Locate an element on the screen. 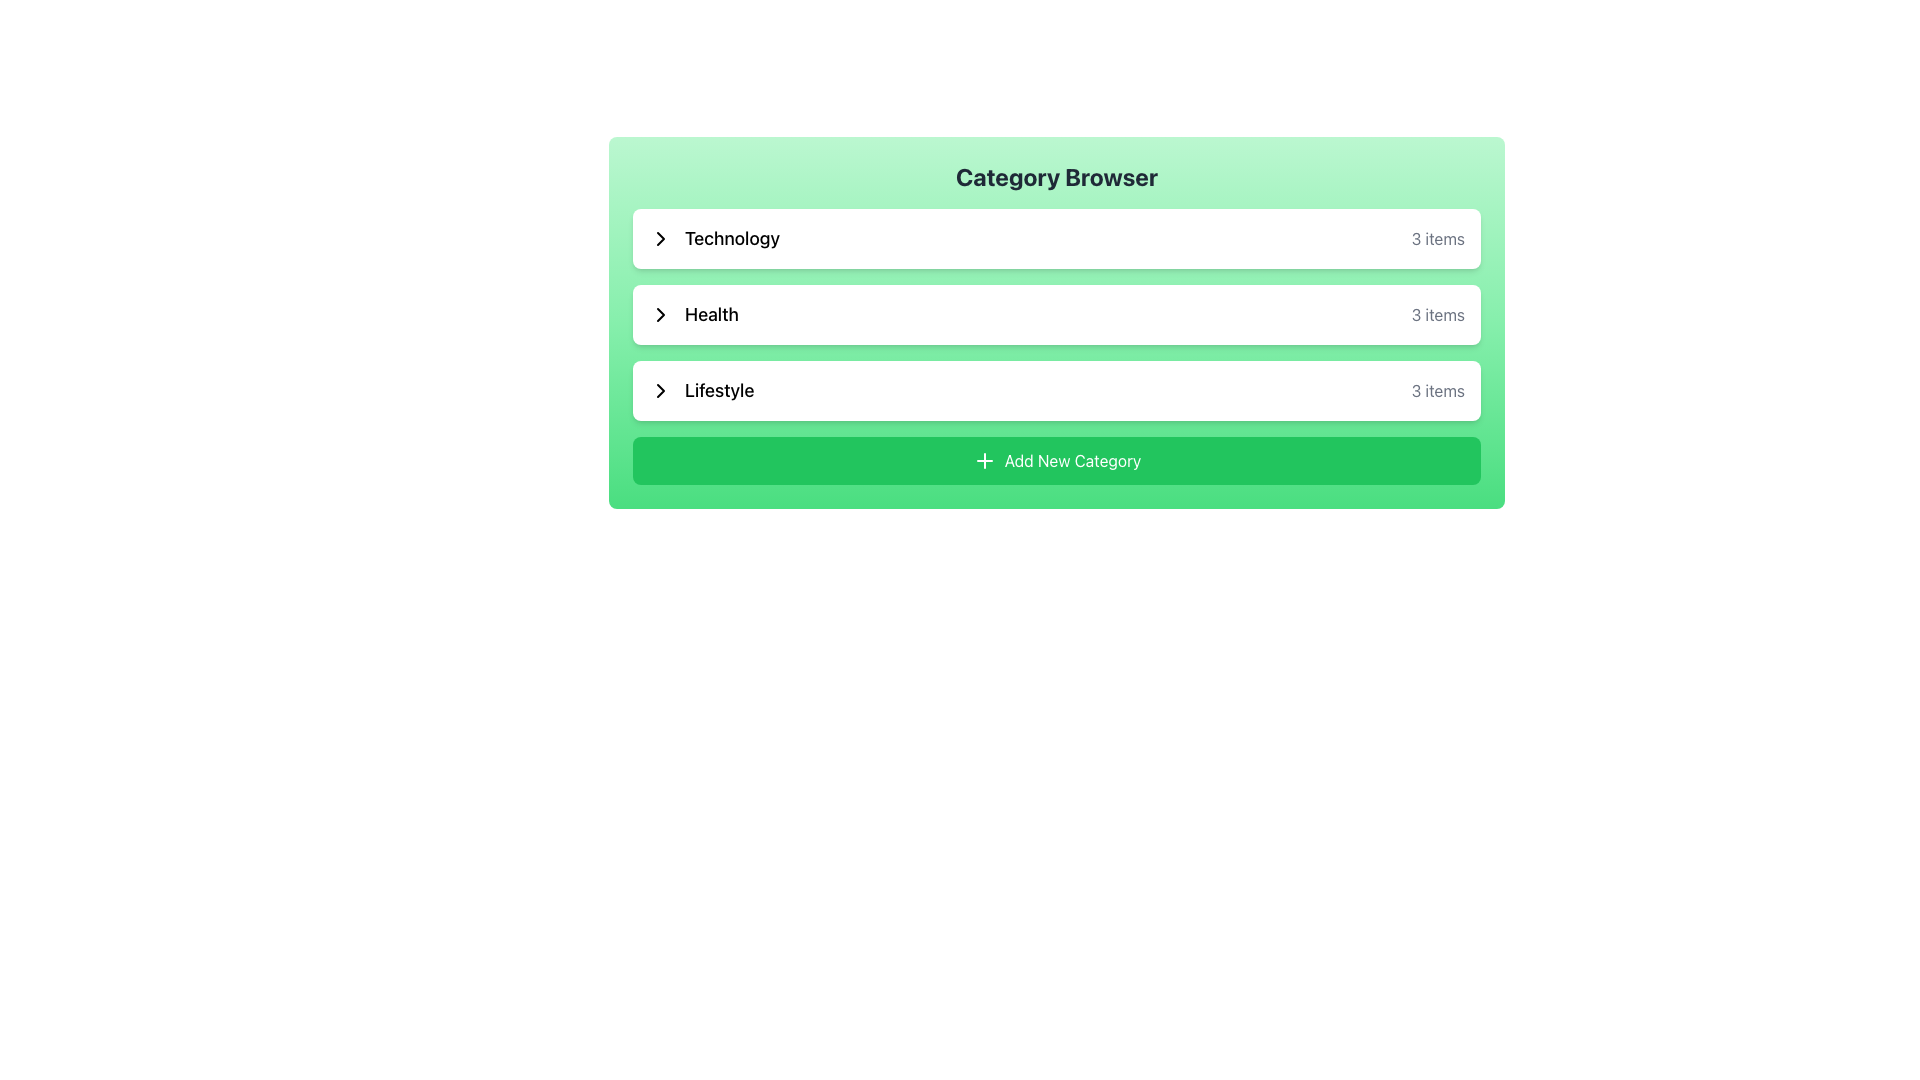 Image resolution: width=1920 pixels, height=1080 pixels. the third card in the vertical list under 'Category Browser' is located at coordinates (1055, 390).